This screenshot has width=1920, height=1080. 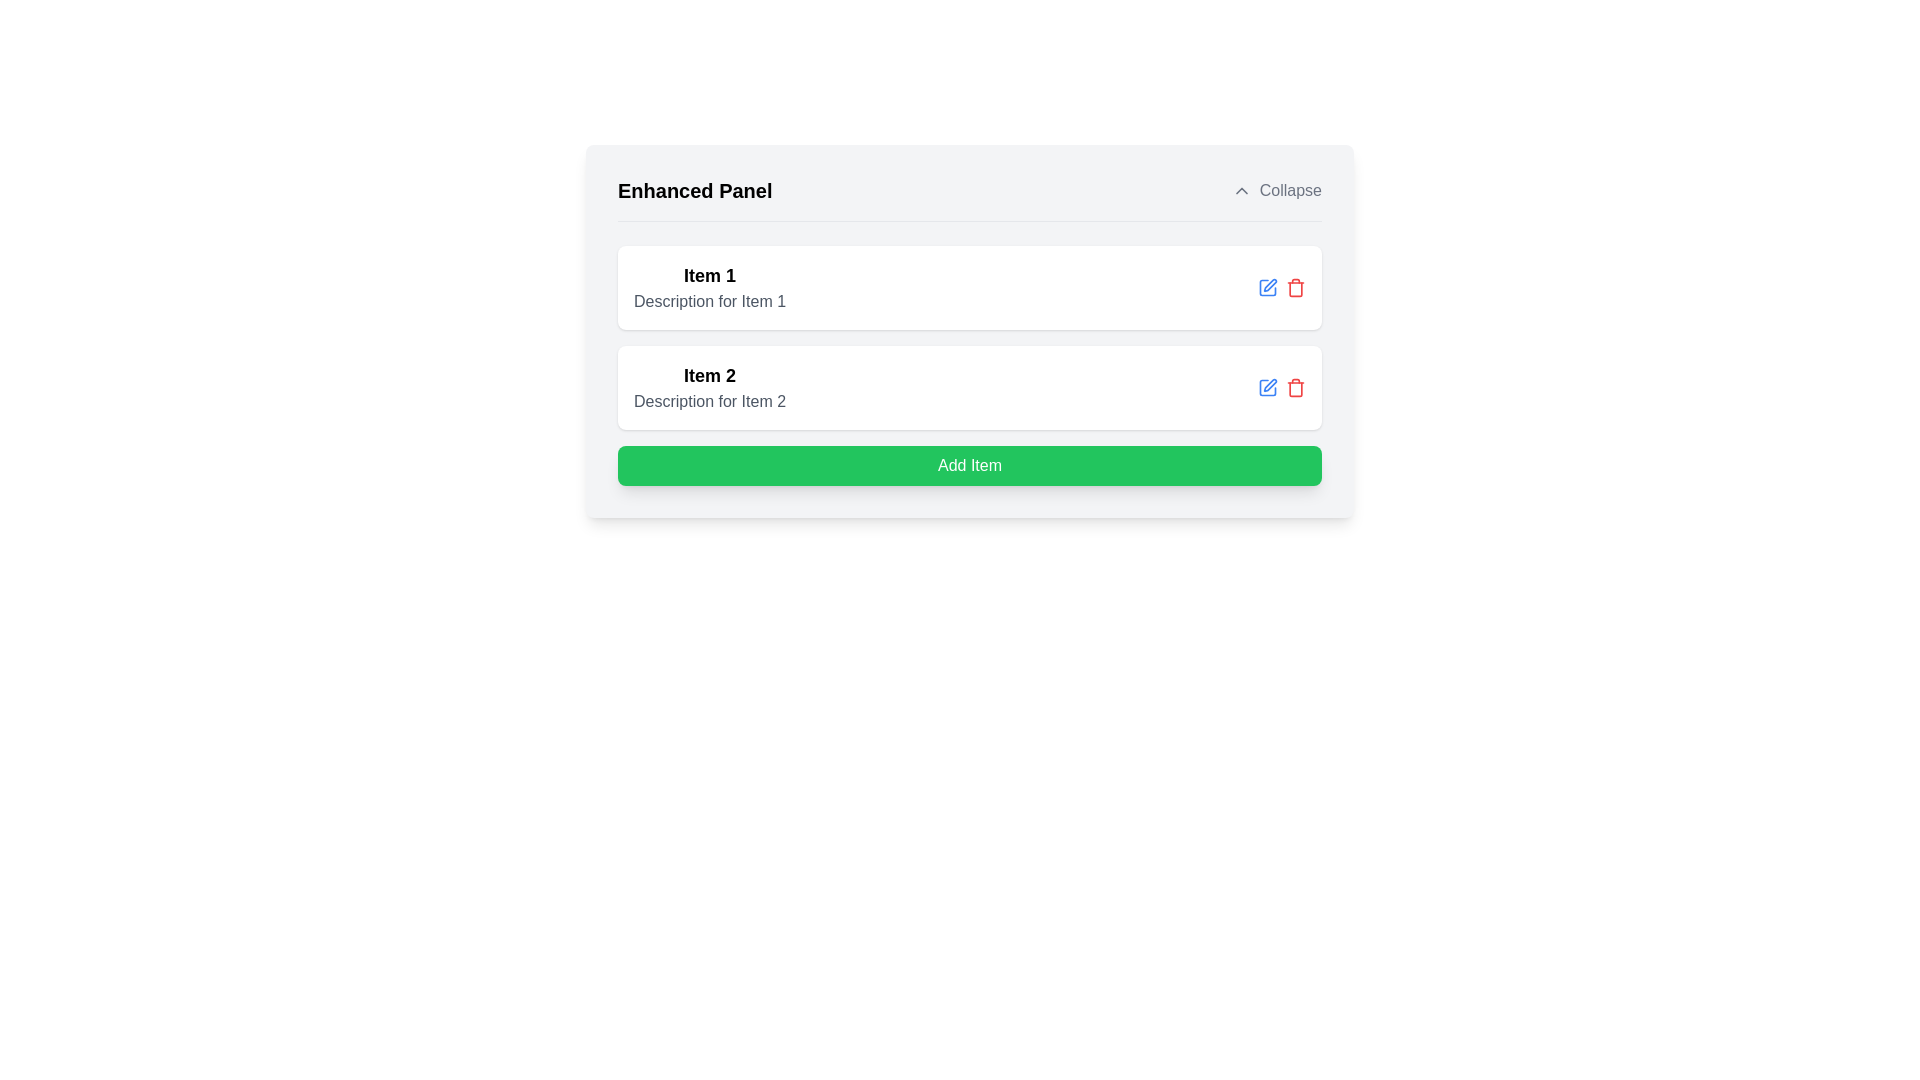 What do you see at coordinates (1281, 288) in the screenshot?
I see `the icon button group containing a blue pen icon for editing and a red trash can icon for deleting actions, located at the top-right corner of the 'Item 1' card` at bounding box center [1281, 288].